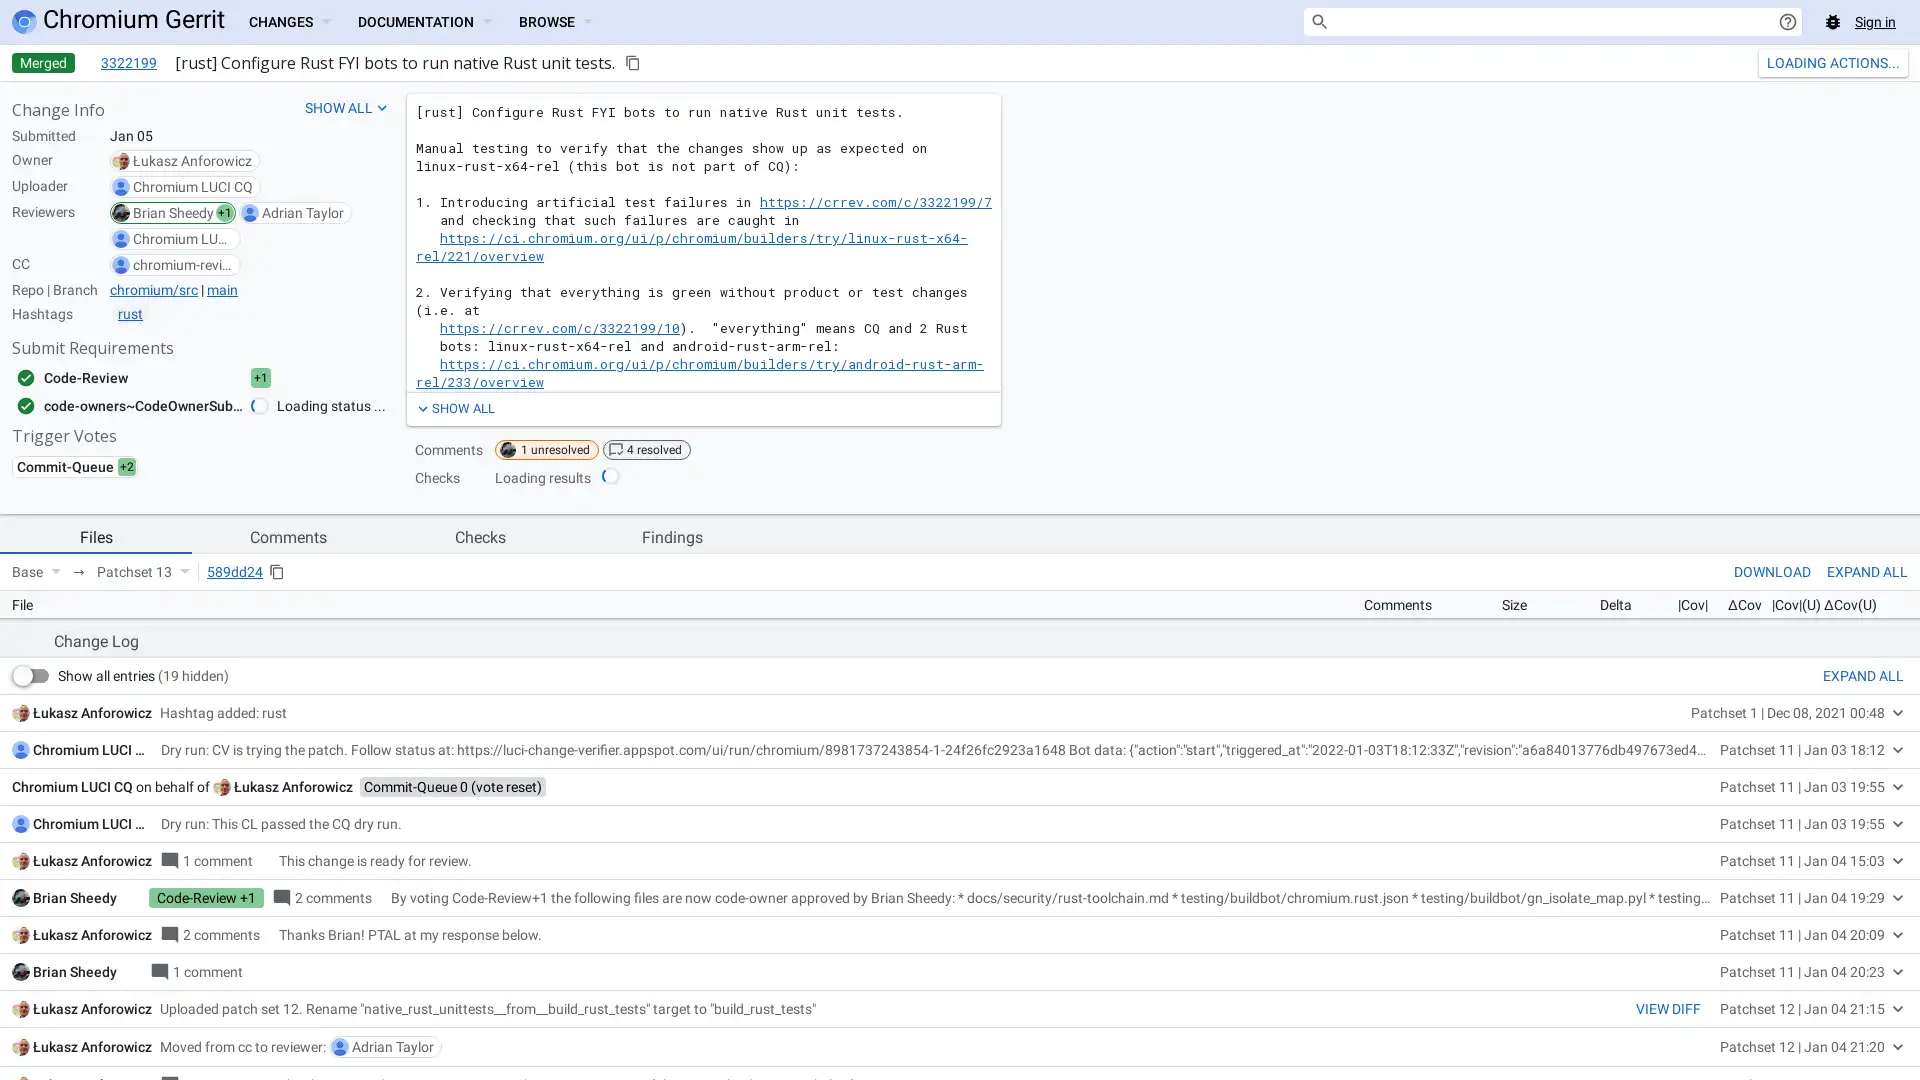  I want to click on EXPAND ALL, so click(1866, 571).